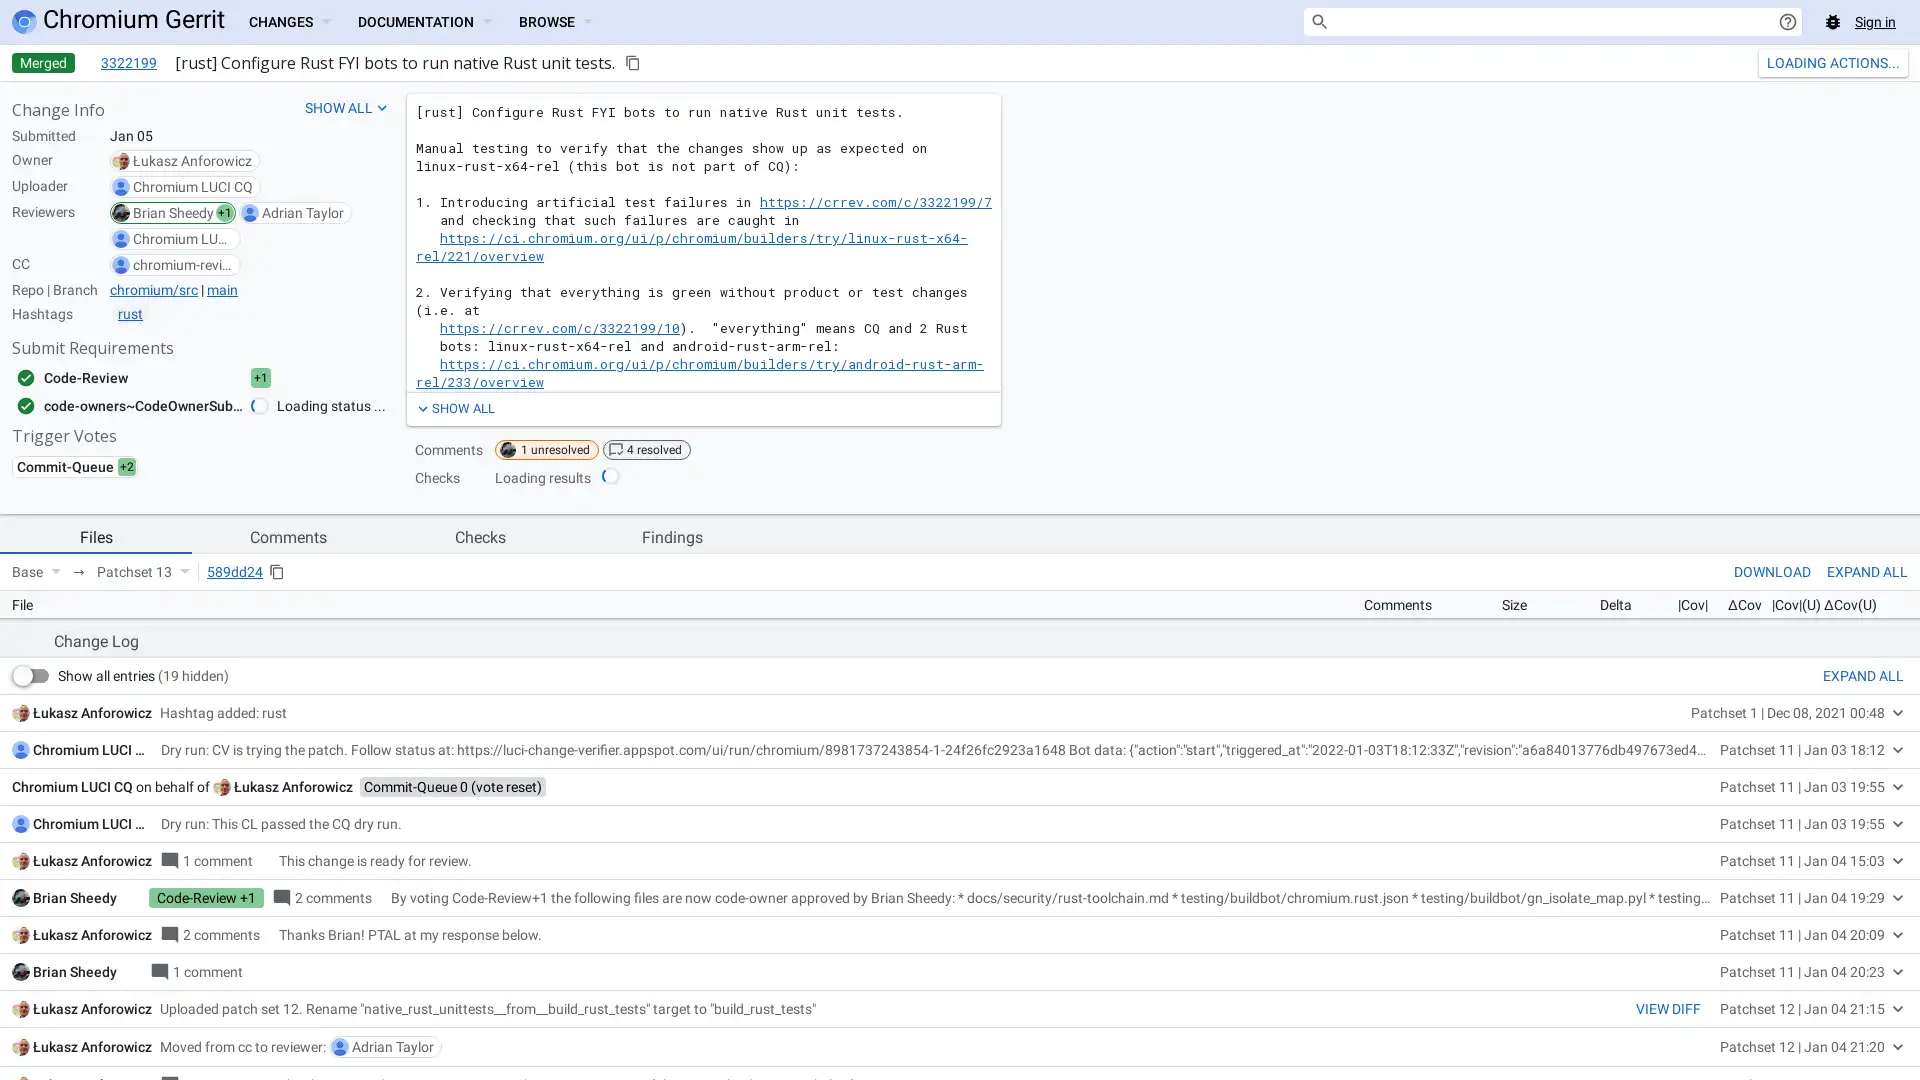  I want to click on EXPAND ALL, so click(1866, 571).